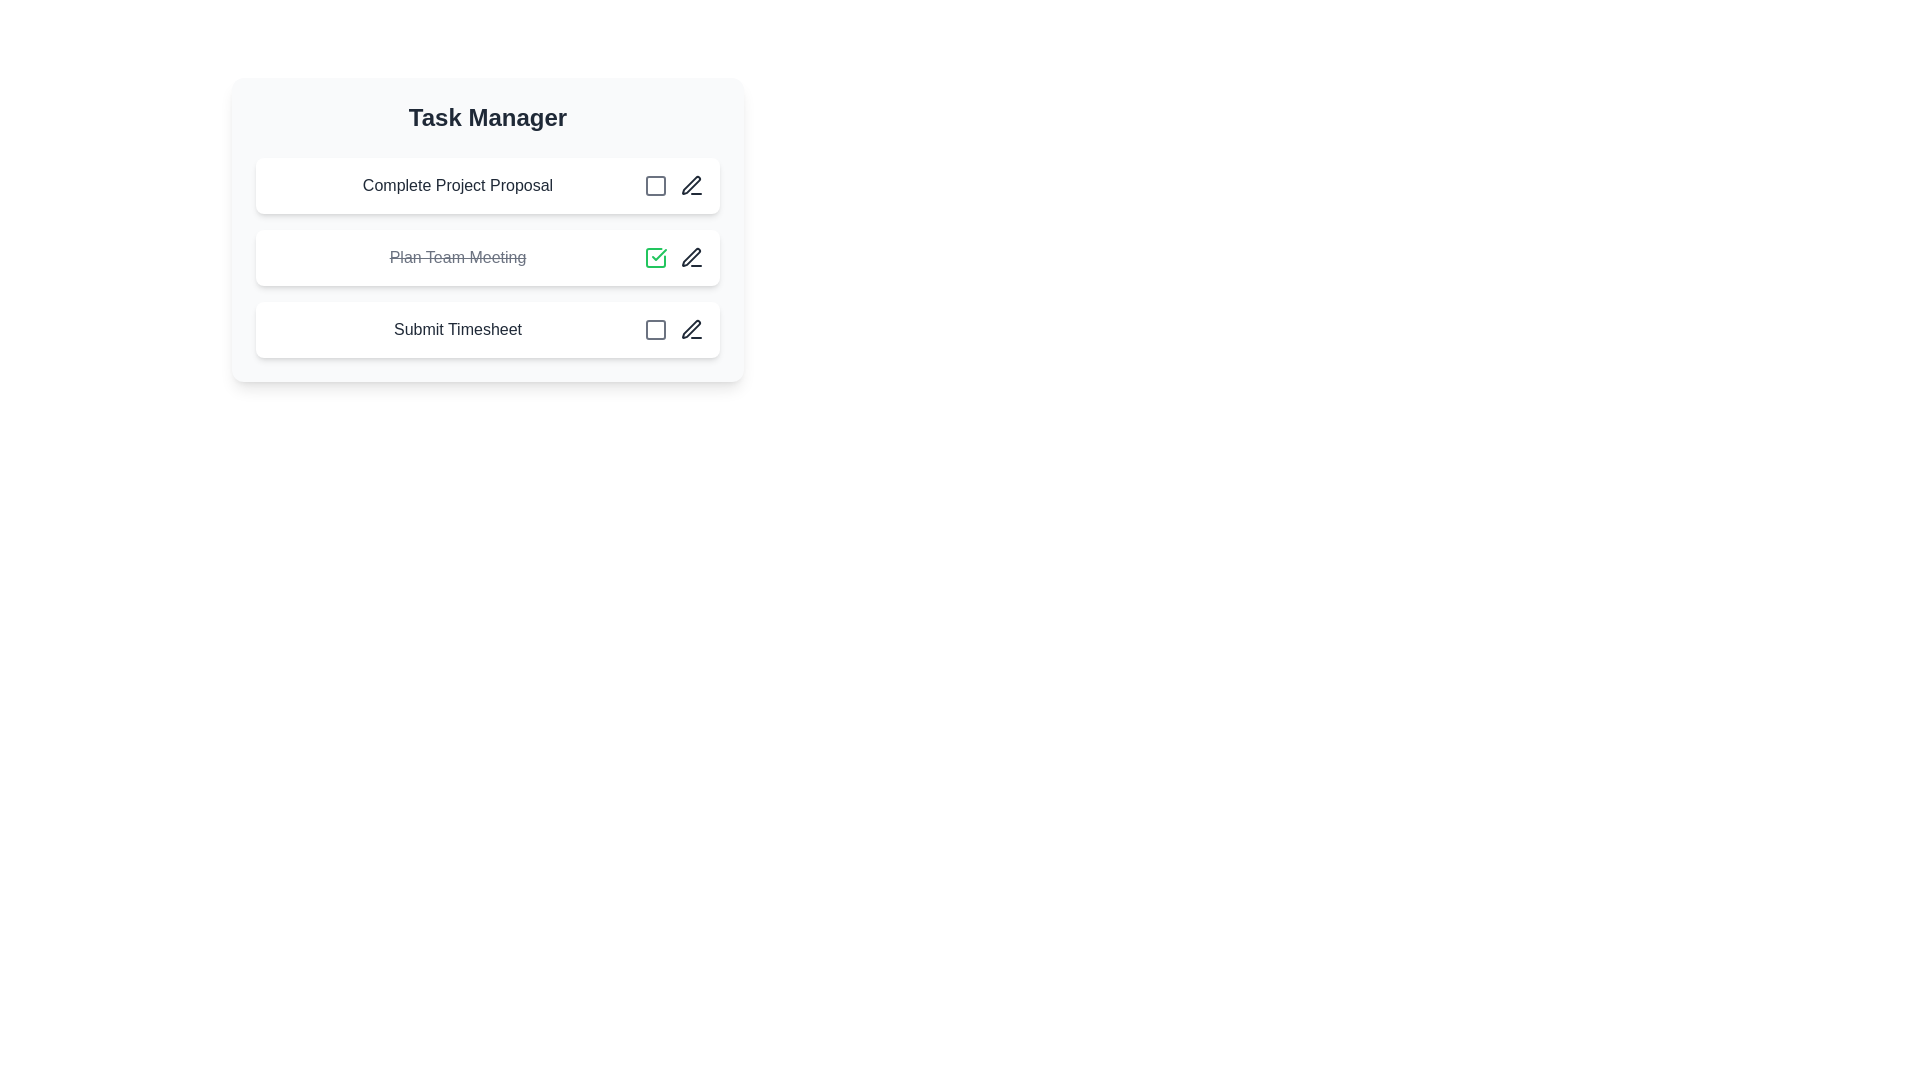 This screenshot has width=1920, height=1080. What do you see at coordinates (691, 257) in the screenshot?
I see `the icon button resembling a pen, located to the right of the 'Plan Team Meeting' task item` at bounding box center [691, 257].